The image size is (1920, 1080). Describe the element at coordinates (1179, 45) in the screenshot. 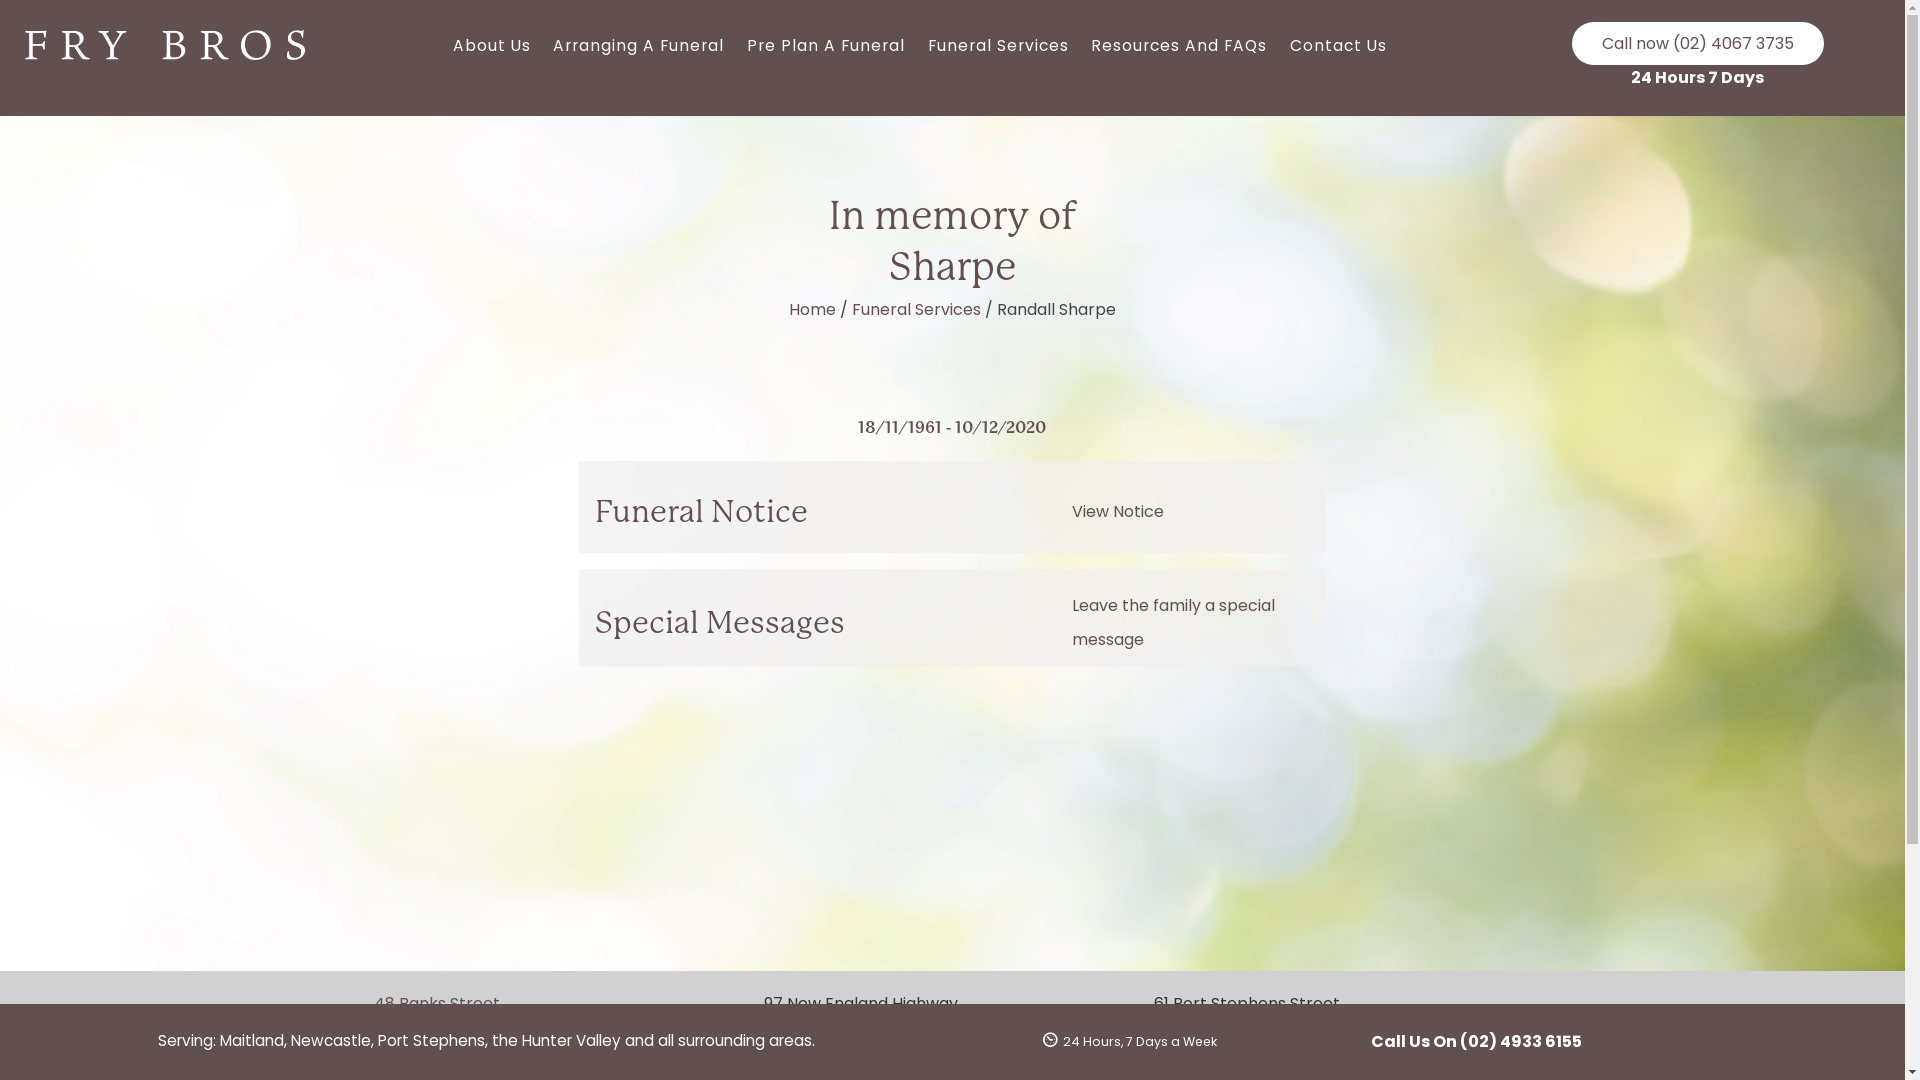

I see `'Resources And FAQs'` at that location.